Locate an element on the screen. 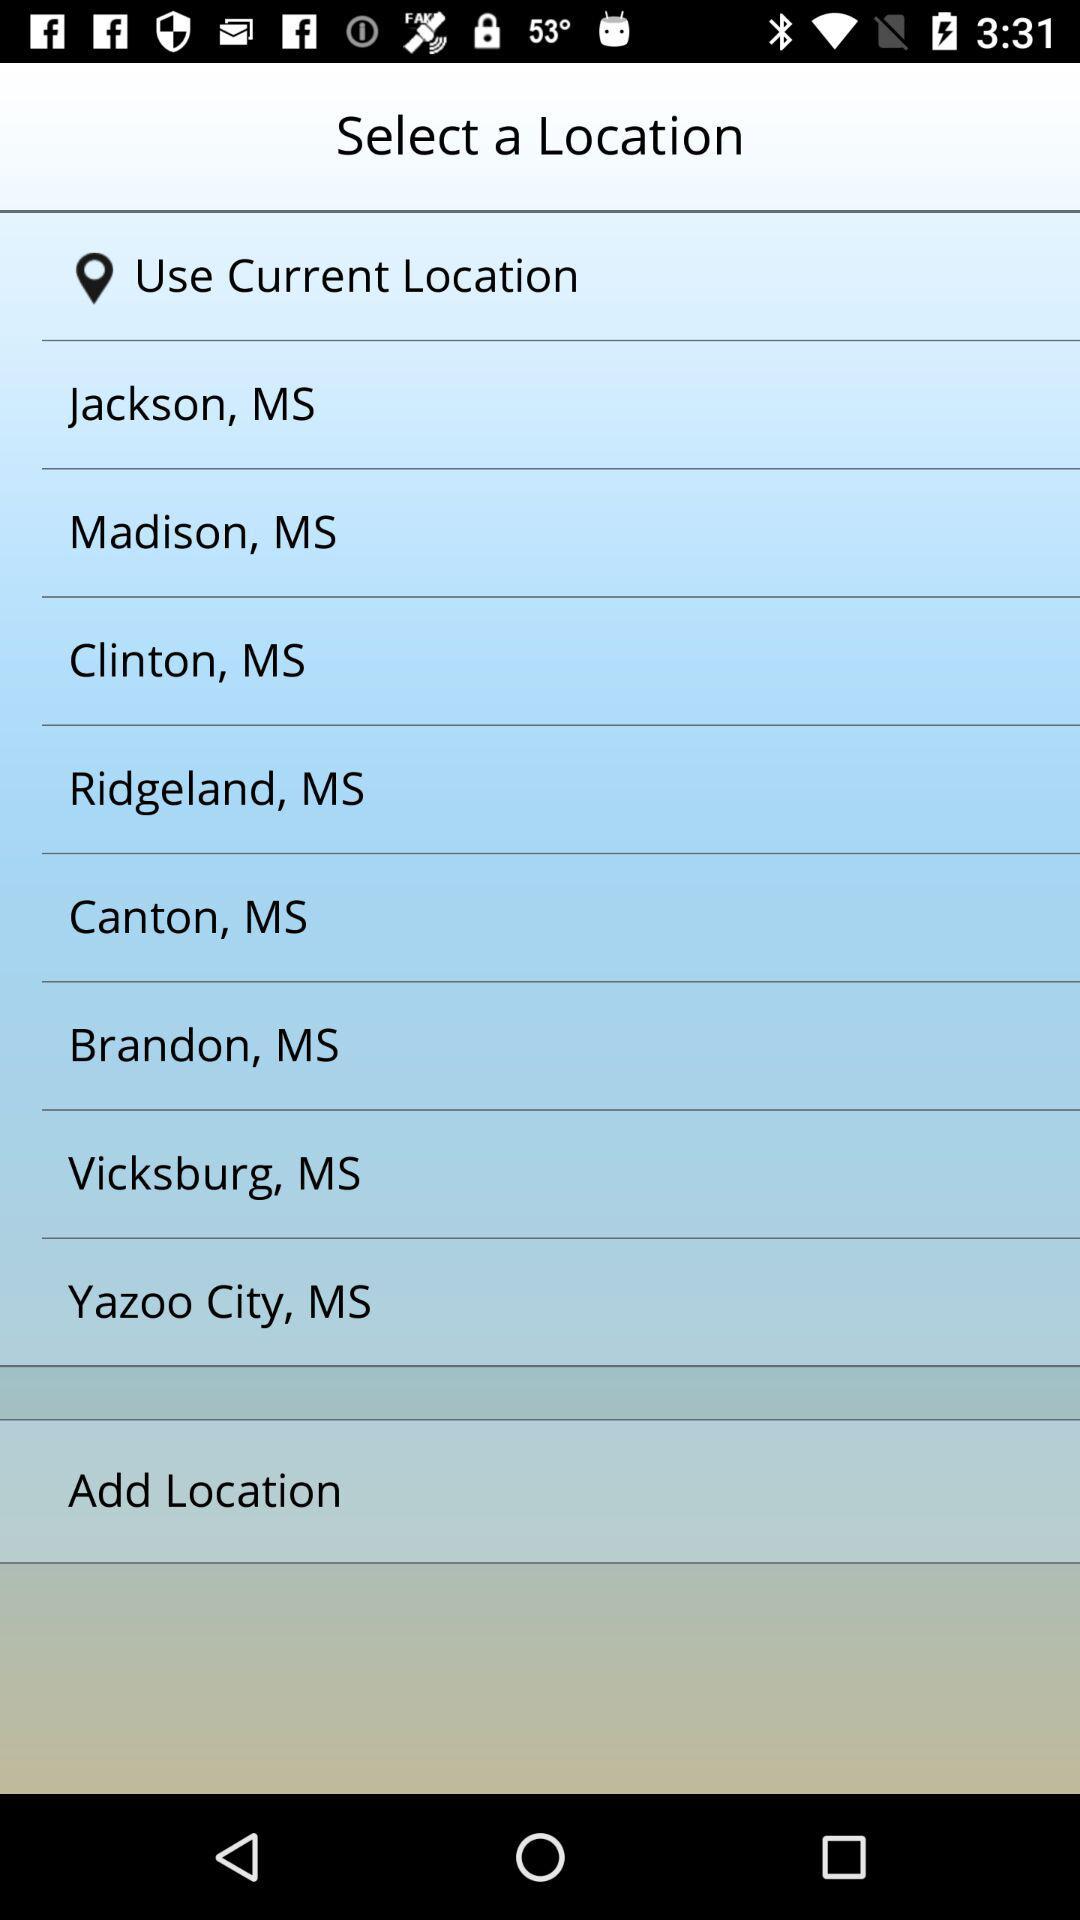 The height and width of the screenshot is (1920, 1080). the third option above the add location is located at coordinates (514, 1045).